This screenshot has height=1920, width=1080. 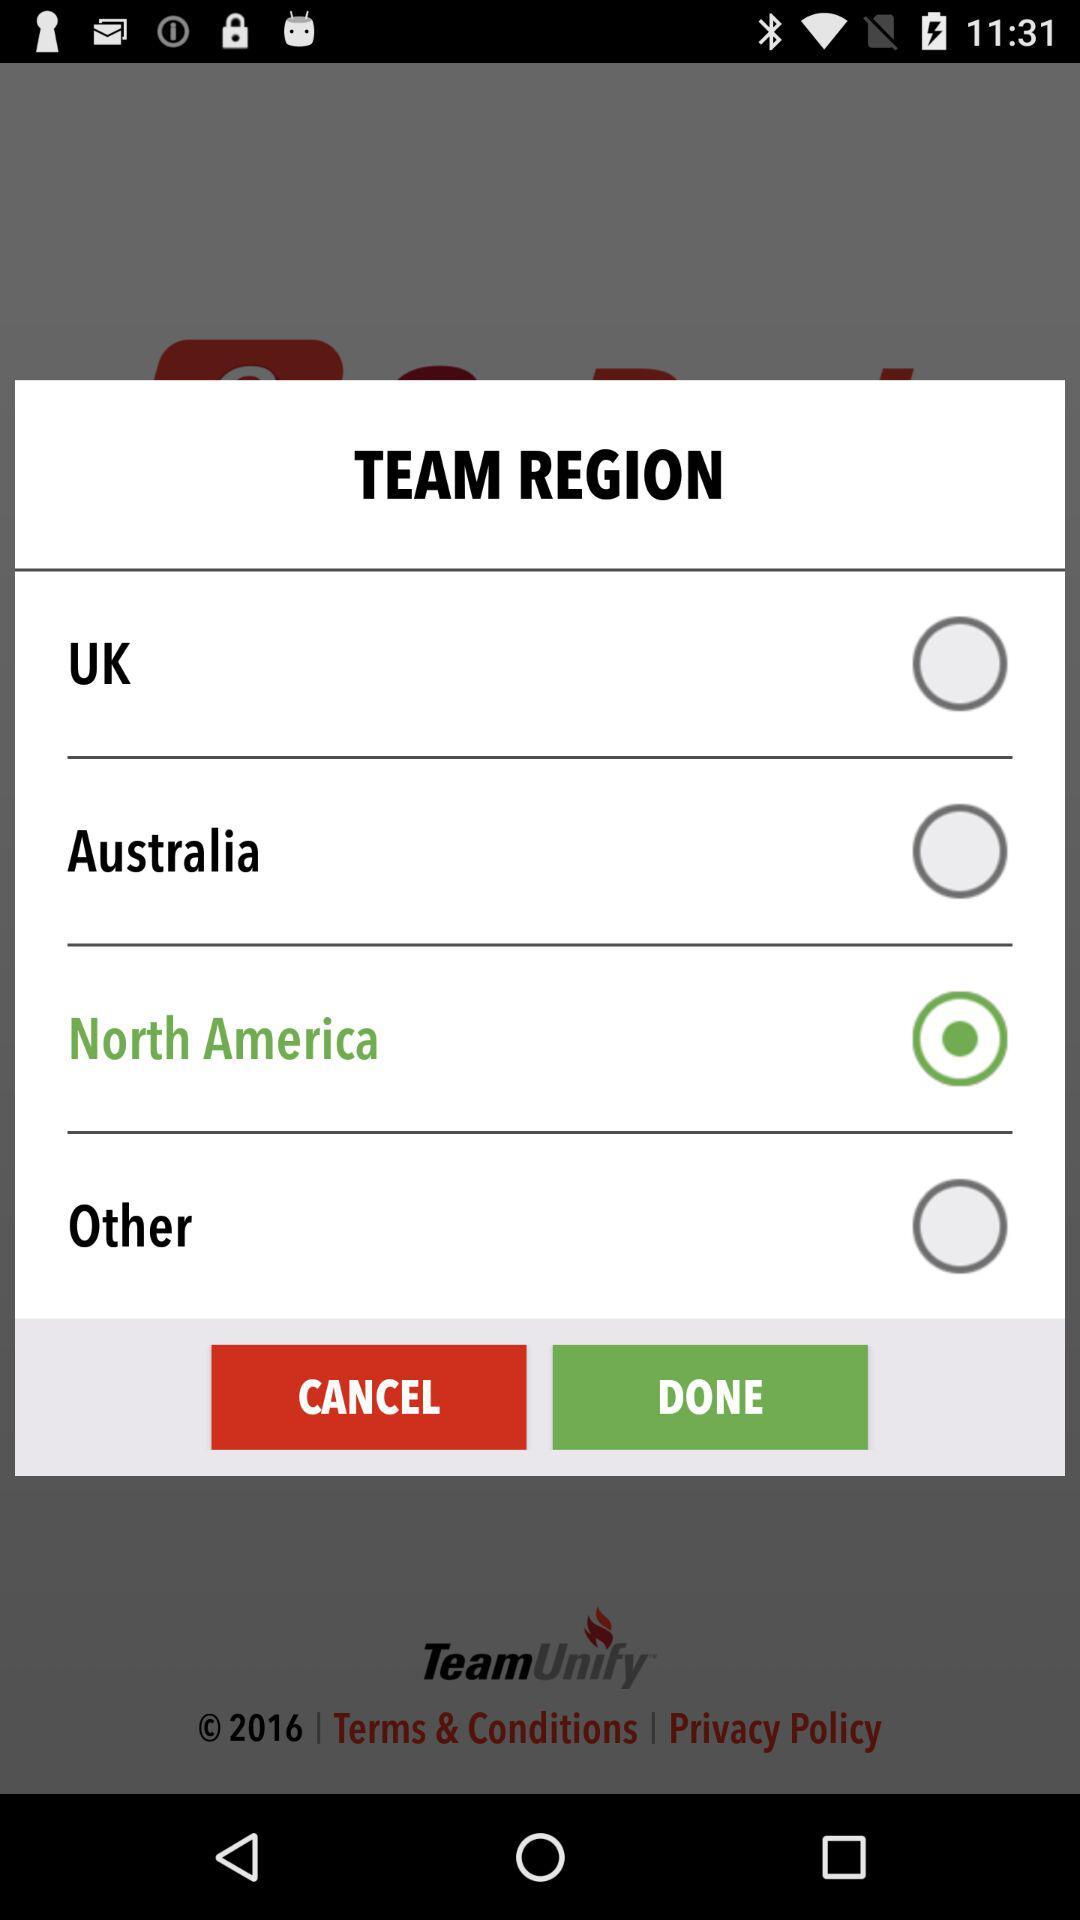 I want to click on item to the right of the cancel icon, so click(x=709, y=1396).